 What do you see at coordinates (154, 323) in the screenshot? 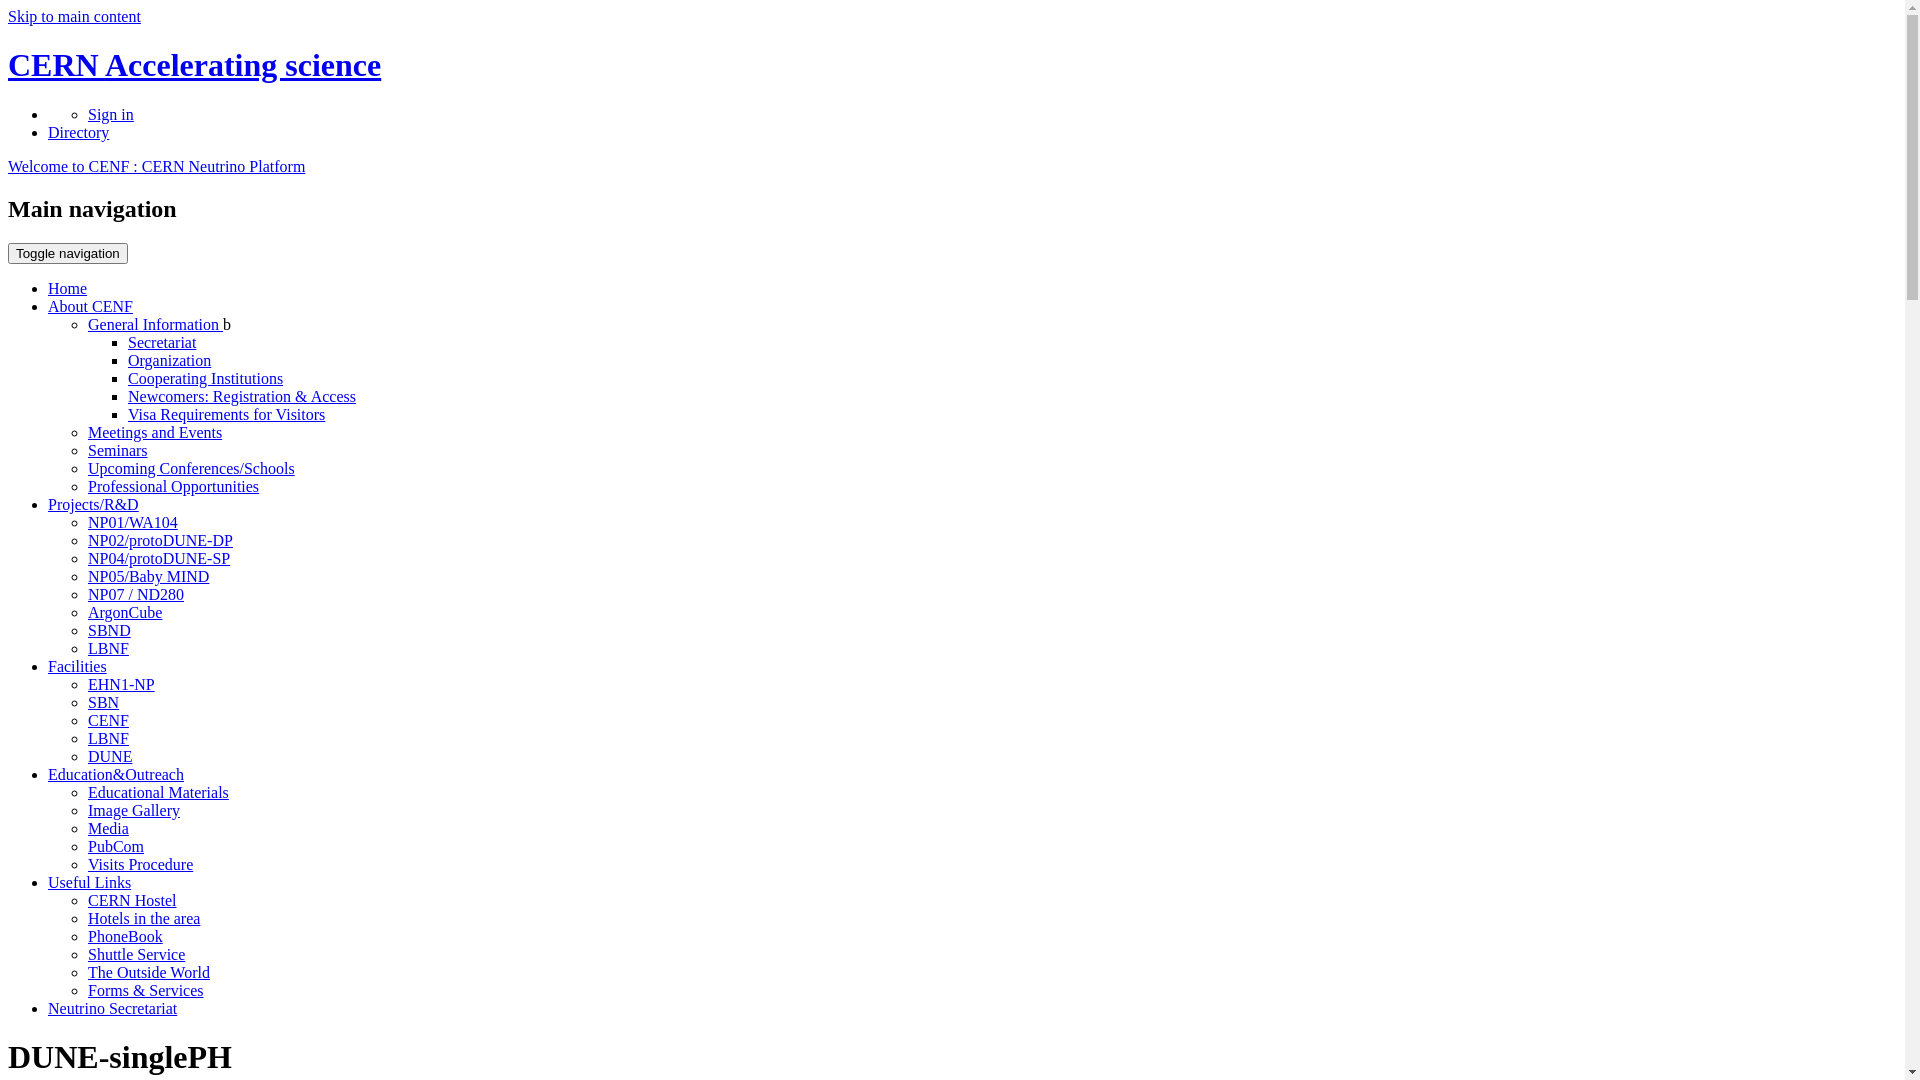
I see `'General Information'` at bounding box center [154, 323].